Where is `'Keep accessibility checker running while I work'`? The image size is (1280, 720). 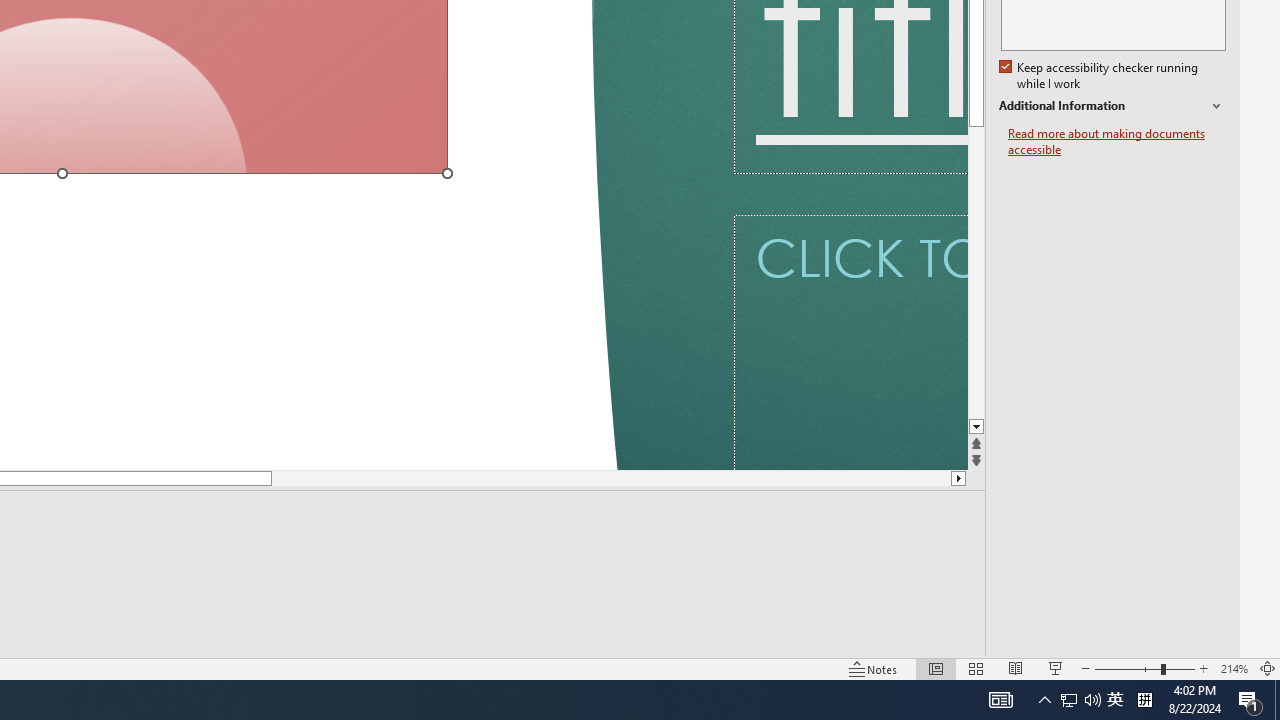 'Keep accessibility checker running while I work' is located at coordinates (1099, 75).